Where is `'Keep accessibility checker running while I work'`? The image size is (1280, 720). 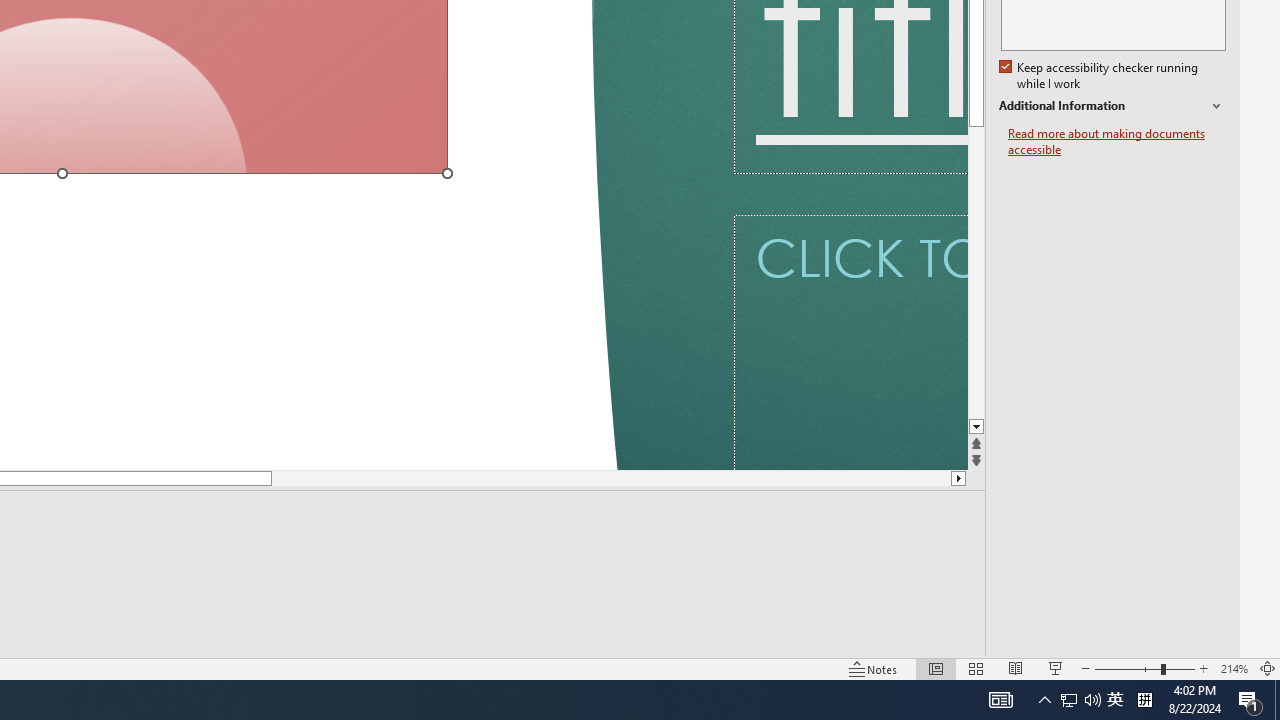 'Keep accessibility checker running while I work' is located at coordinates (1099, 75).